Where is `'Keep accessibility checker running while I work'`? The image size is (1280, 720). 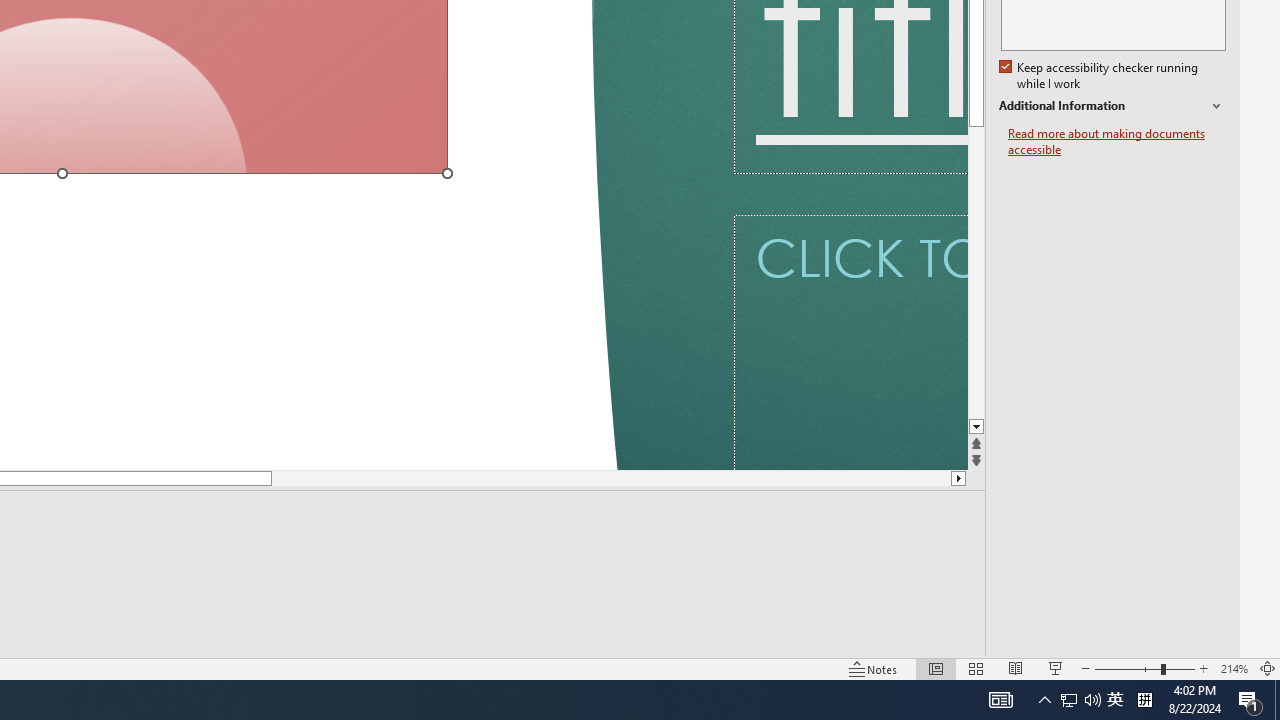 'Keep accessibility checker running while I work' is located at coordinates (1099, 75).